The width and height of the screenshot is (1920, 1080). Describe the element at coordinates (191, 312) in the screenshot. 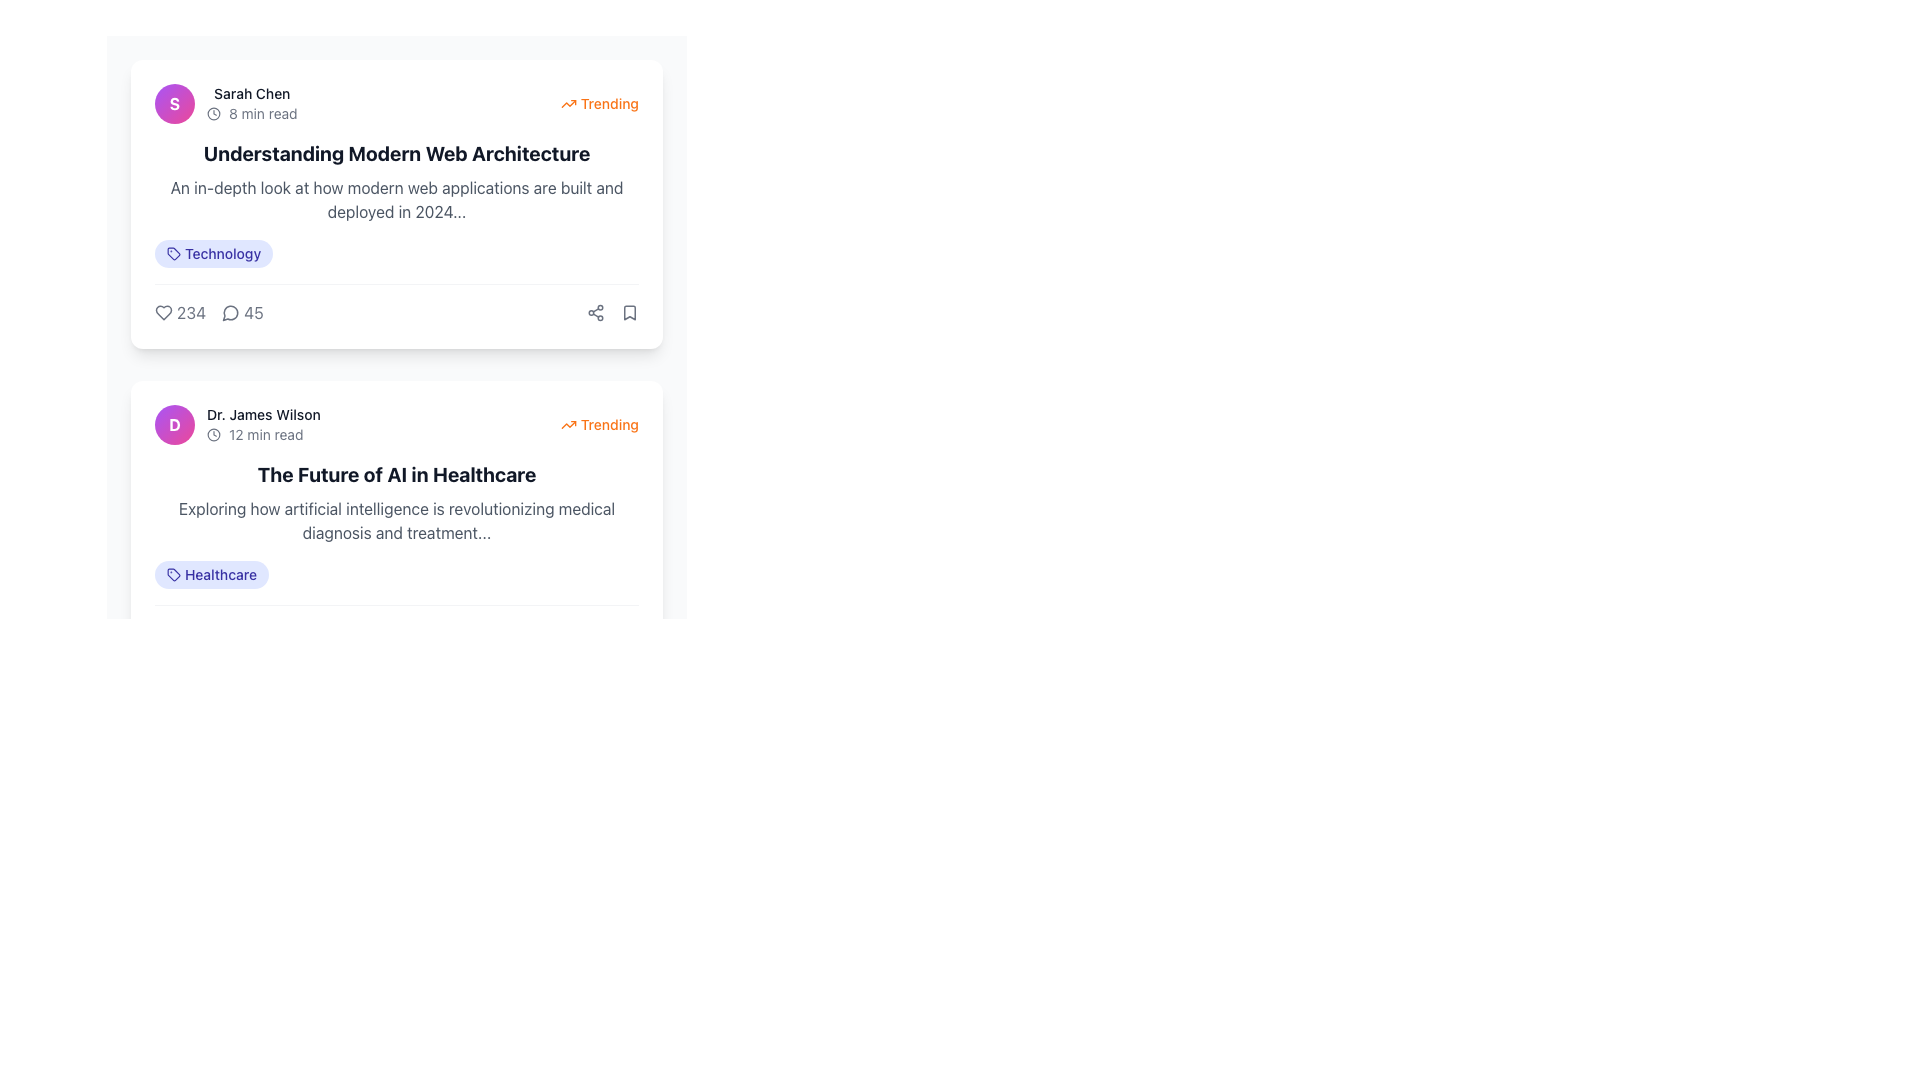

I see `the text label displaying '234' for accessibility tools, located to the right of a heart-shaped icon in the bottom-left area of an article preview card` at that location.